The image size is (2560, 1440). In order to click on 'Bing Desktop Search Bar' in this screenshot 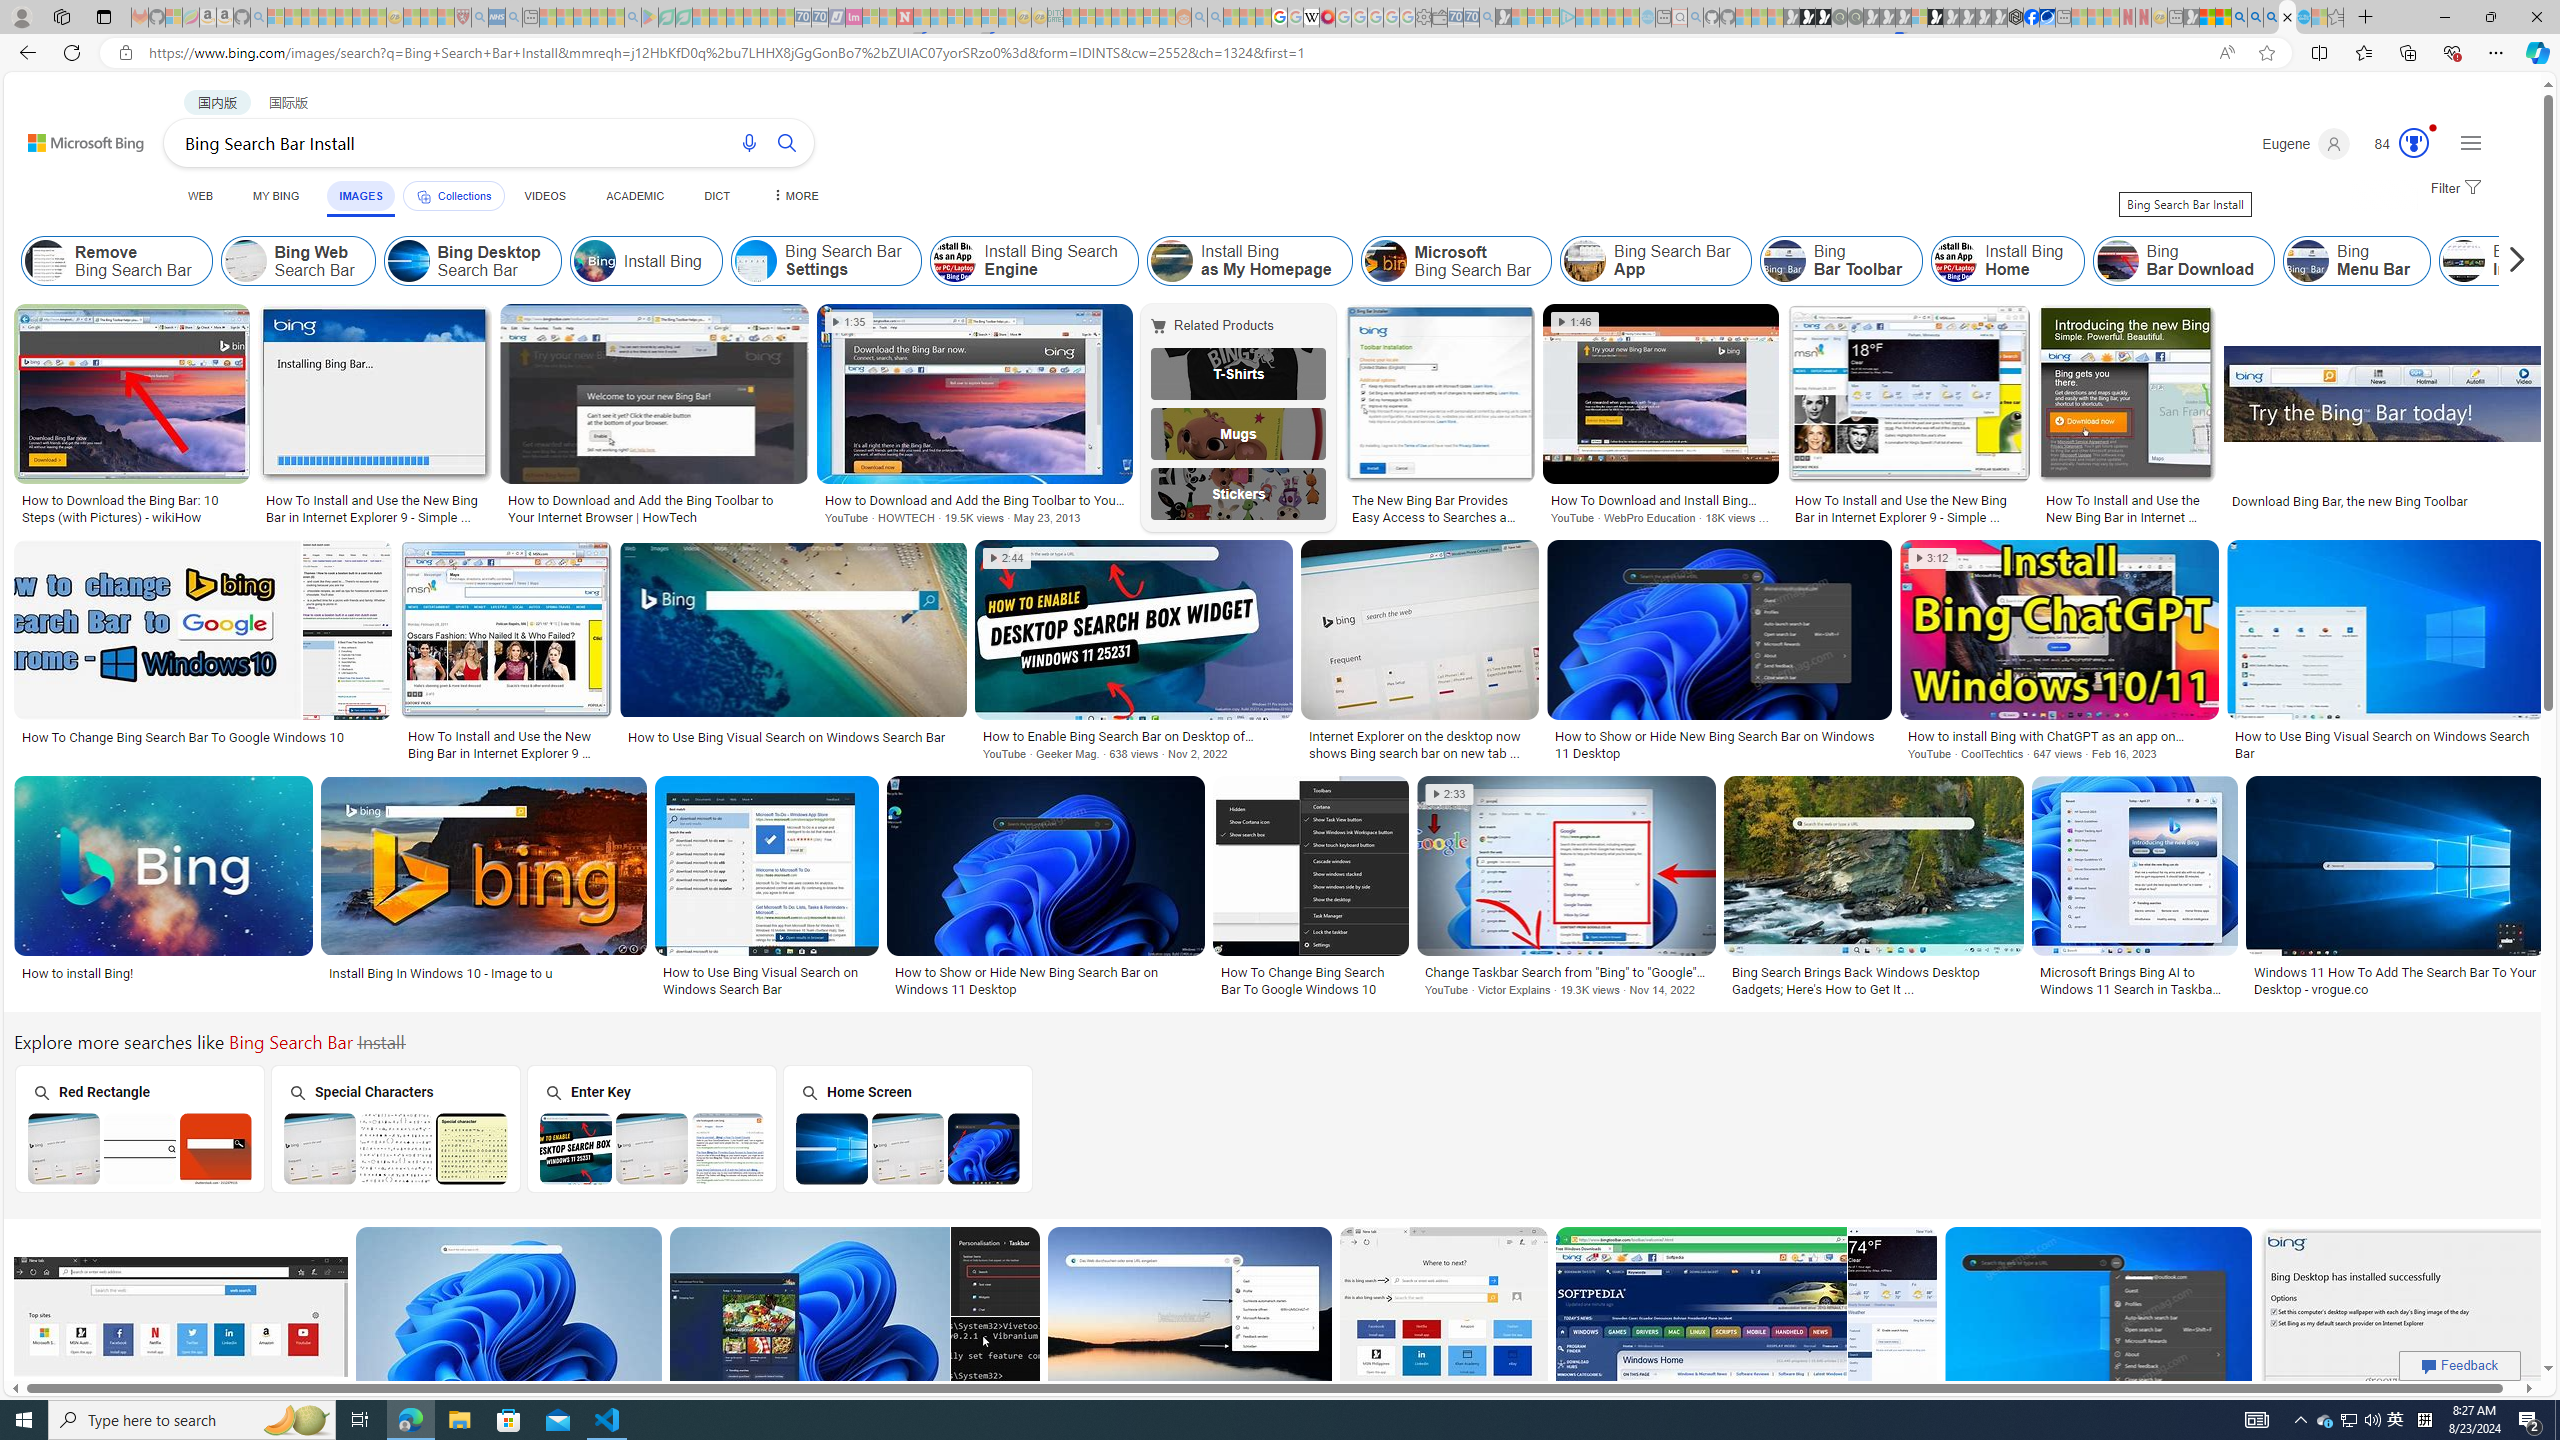, I will do `click(472, 260)`.